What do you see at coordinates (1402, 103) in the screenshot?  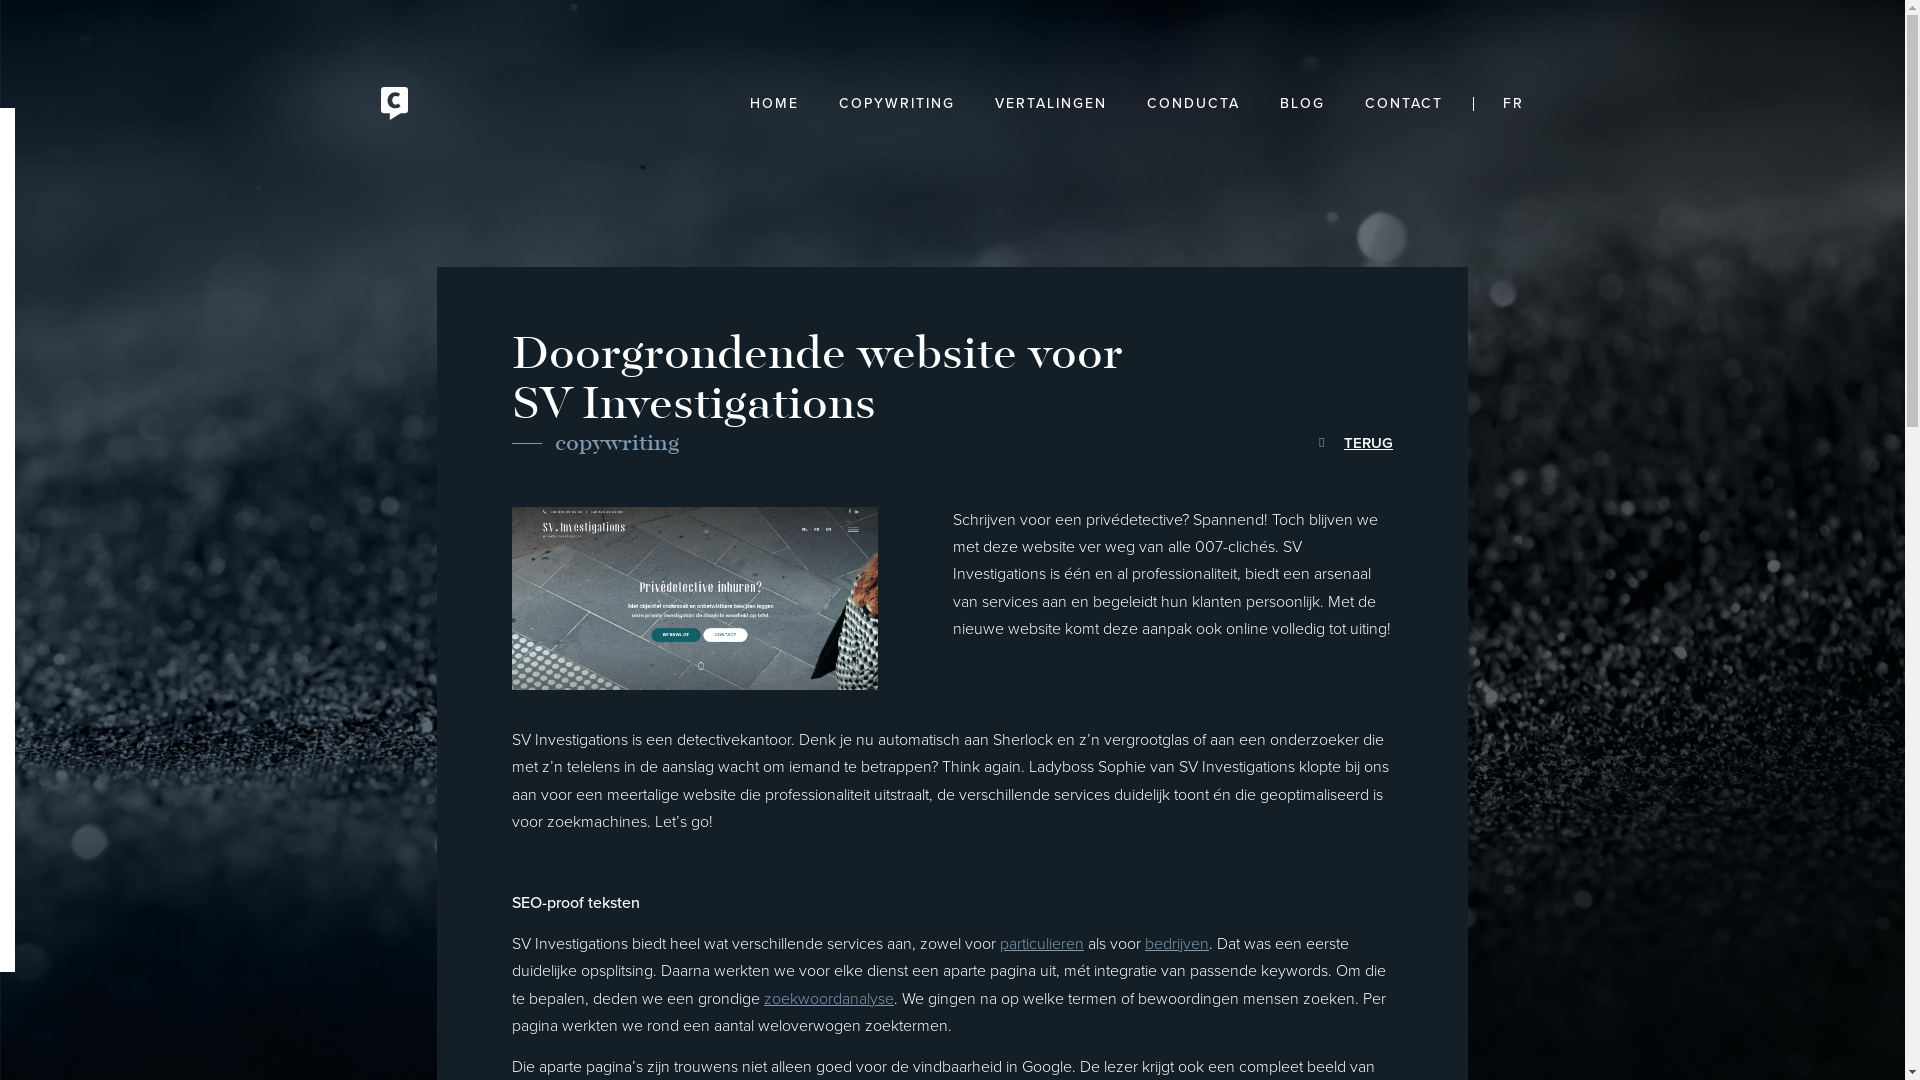 I see `'CONTACT'` at bounding box center [1402, 103].